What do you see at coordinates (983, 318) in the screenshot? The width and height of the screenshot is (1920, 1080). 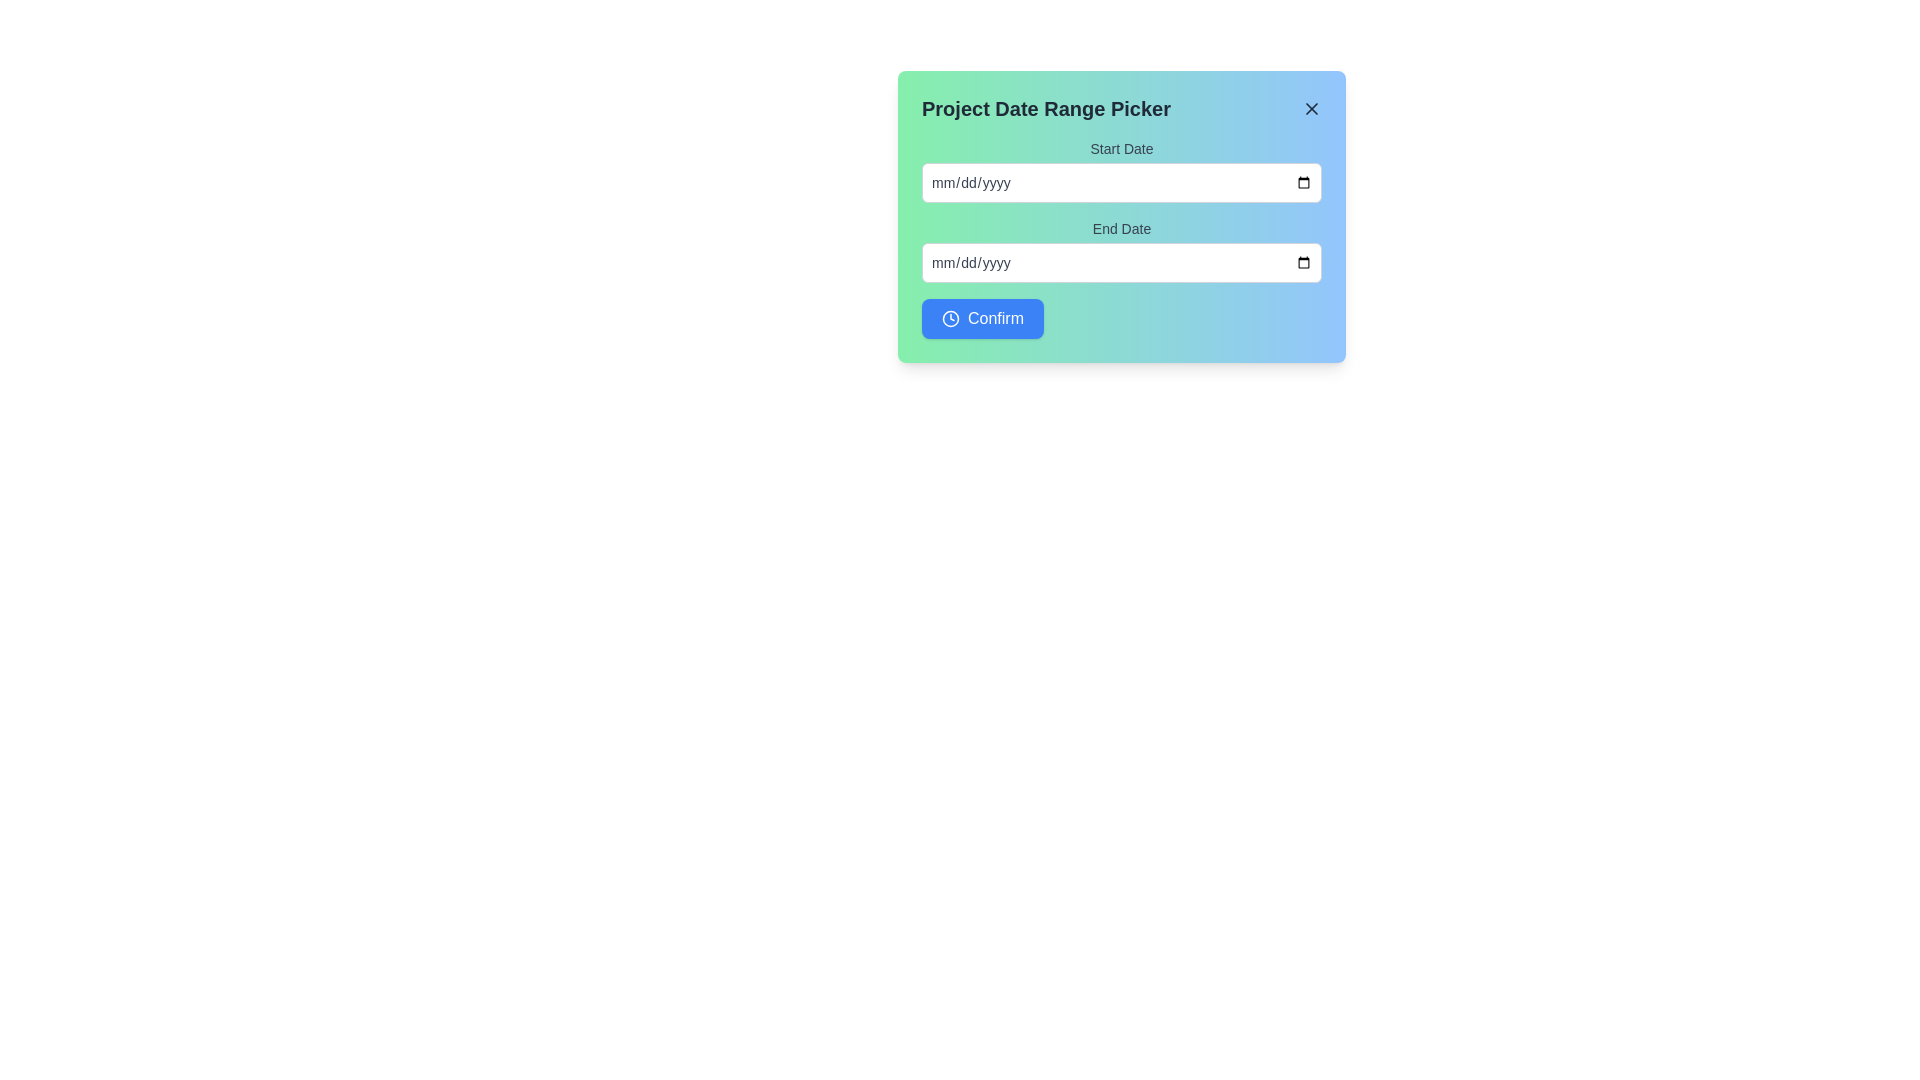 I see `the 'Confirm' button with a blue background and white text, located in the bottom-left corner of the 'Project Date Range Picker' modal dialog` at bounding box center [983, 318].